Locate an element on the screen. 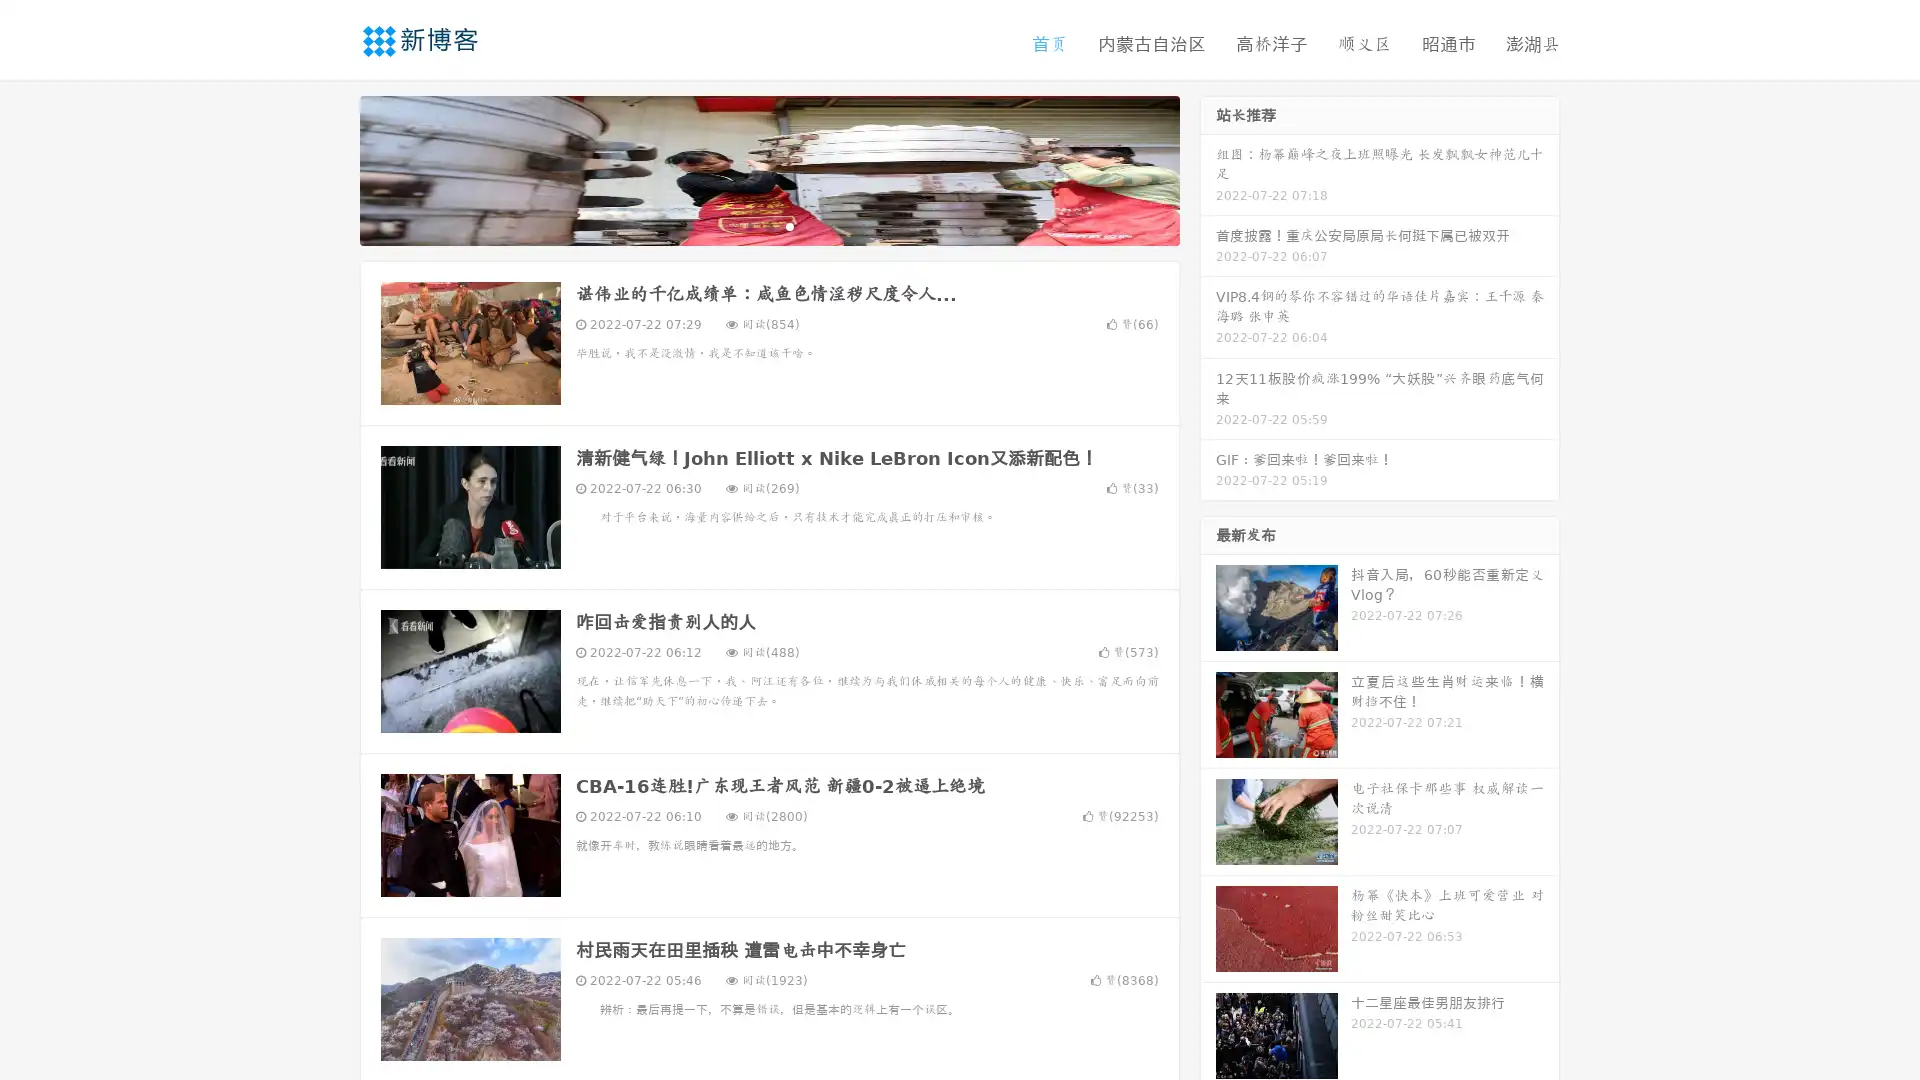 This screenshot has width=1920, height=1080. Go to slide 2 is located at coordinates (768, 225).